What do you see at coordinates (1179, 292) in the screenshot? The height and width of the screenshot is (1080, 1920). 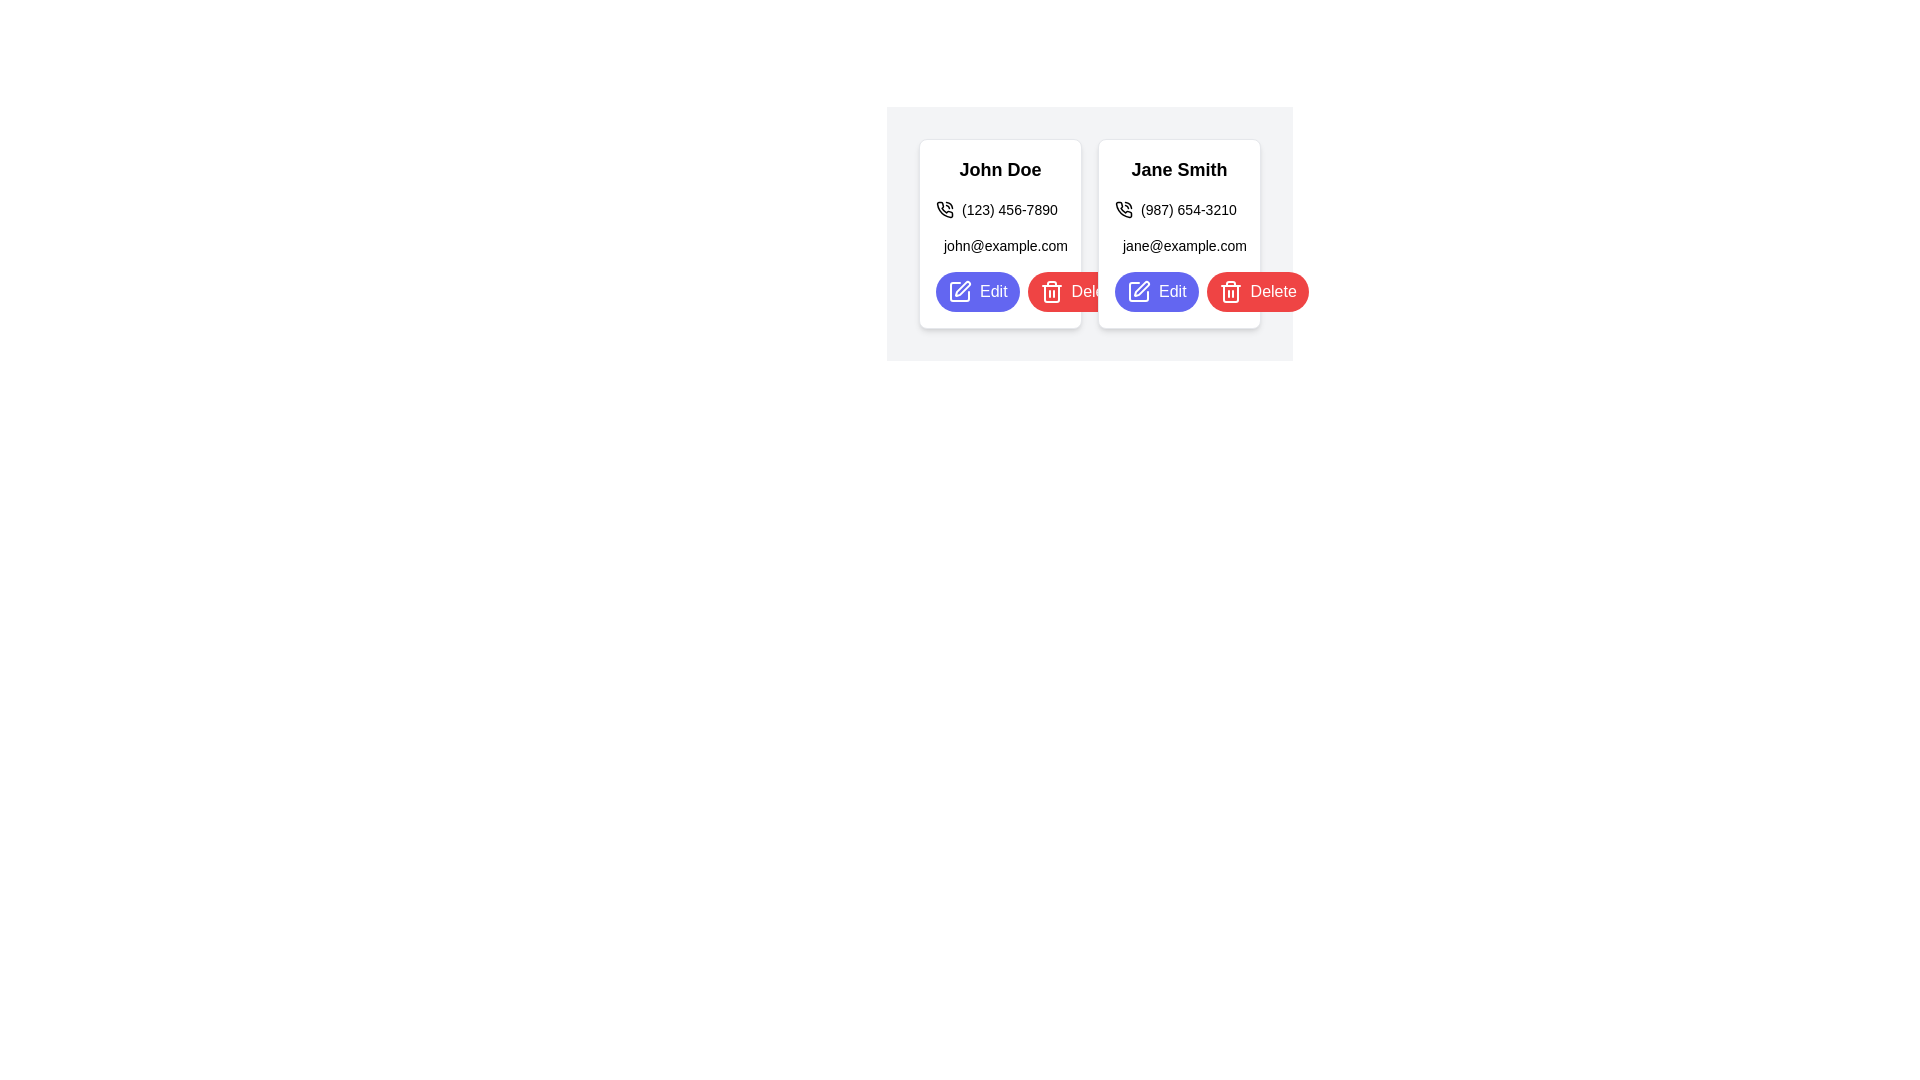 I see `the blue 'Edit' button located in the button group for modifying contact information of 'Jane Smith'` at bounding box center [1179, 292].